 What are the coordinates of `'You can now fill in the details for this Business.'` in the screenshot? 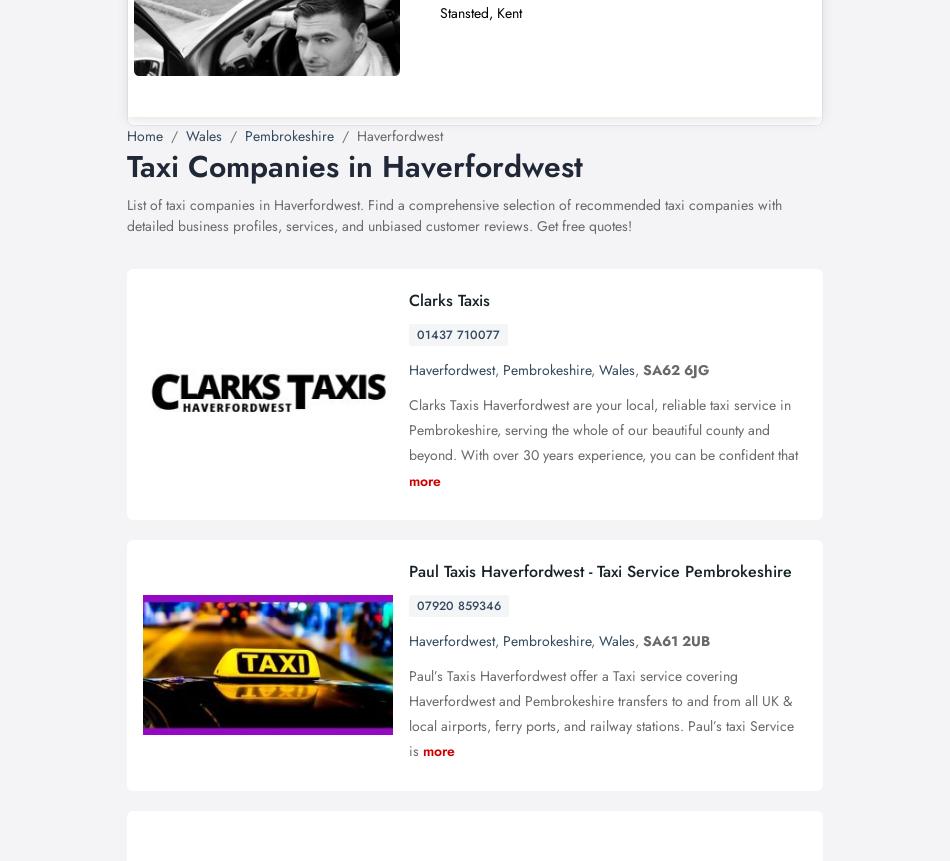 It's located at (312, 340).